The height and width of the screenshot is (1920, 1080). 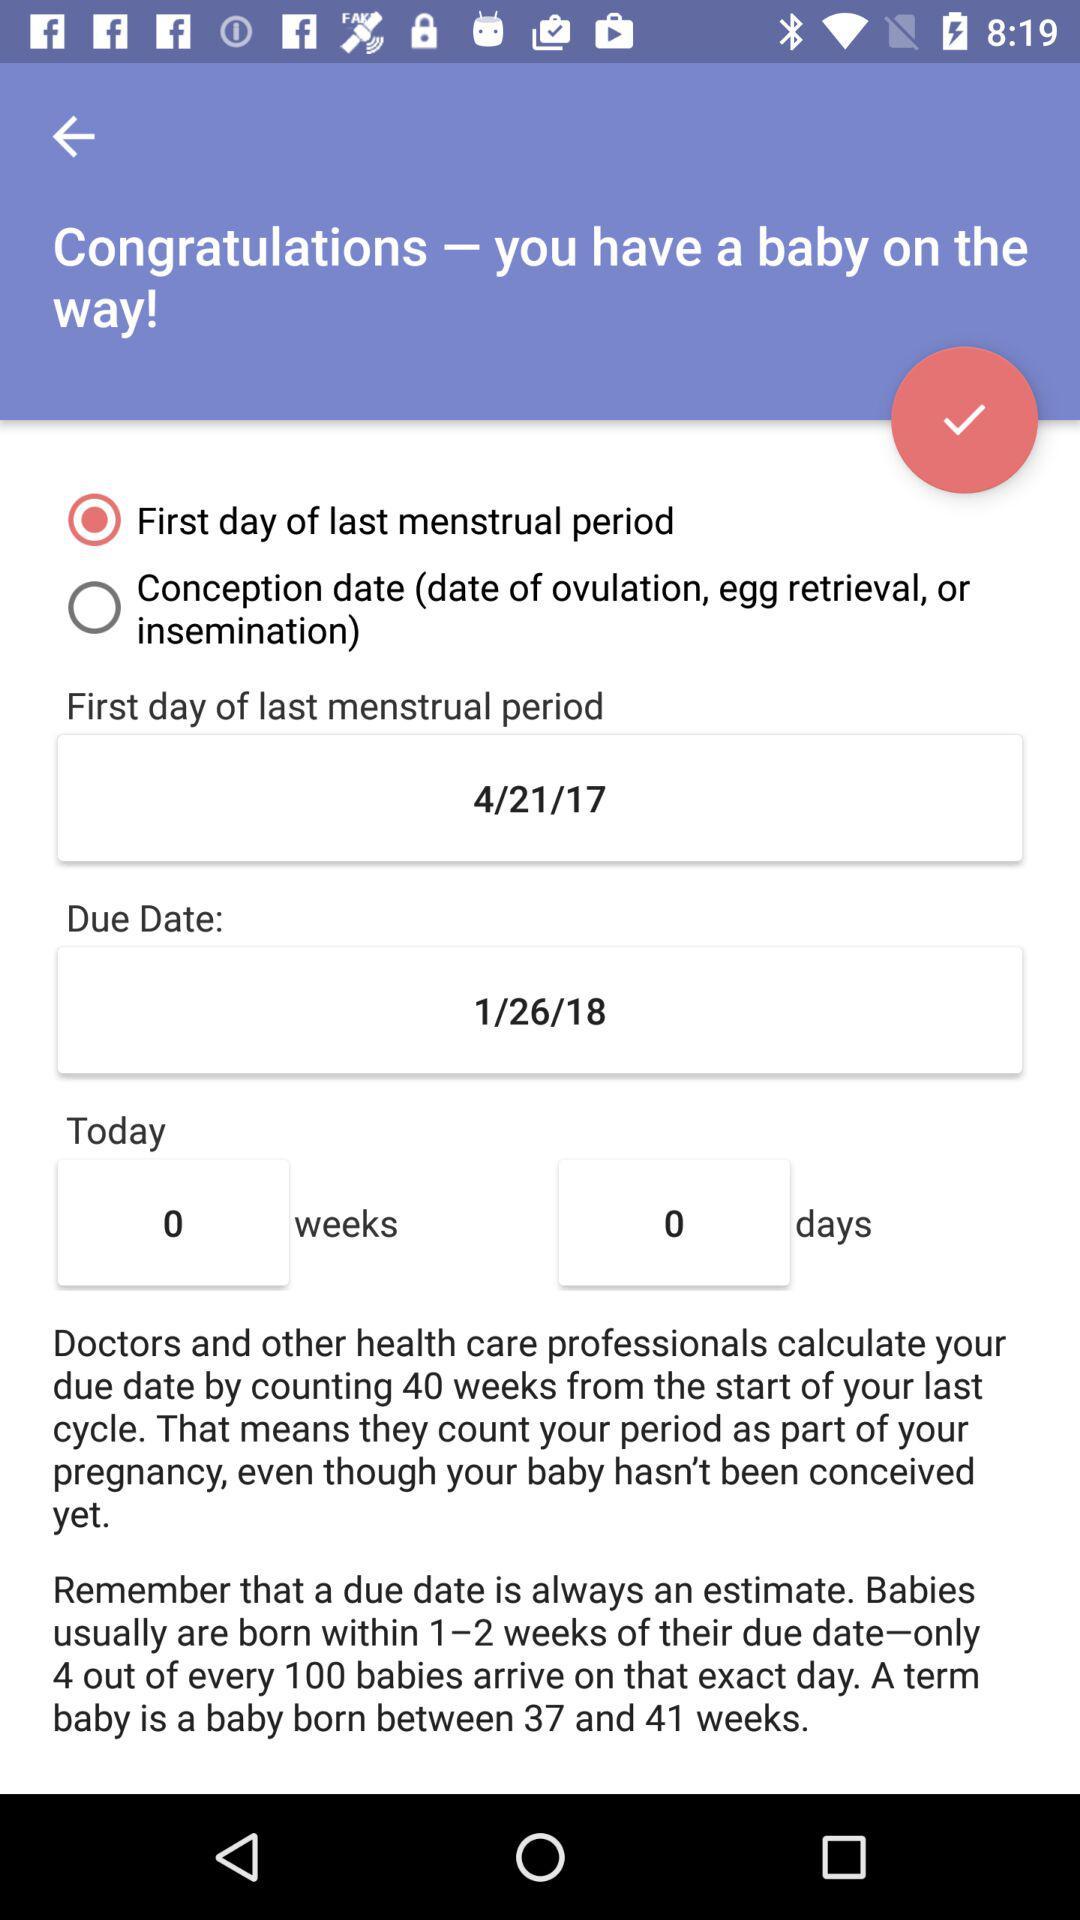 What do you see at coordinates (540, 1010) in the screenshot?
I see `the 1/26/18 icon` at bounding box center [540, 1010].